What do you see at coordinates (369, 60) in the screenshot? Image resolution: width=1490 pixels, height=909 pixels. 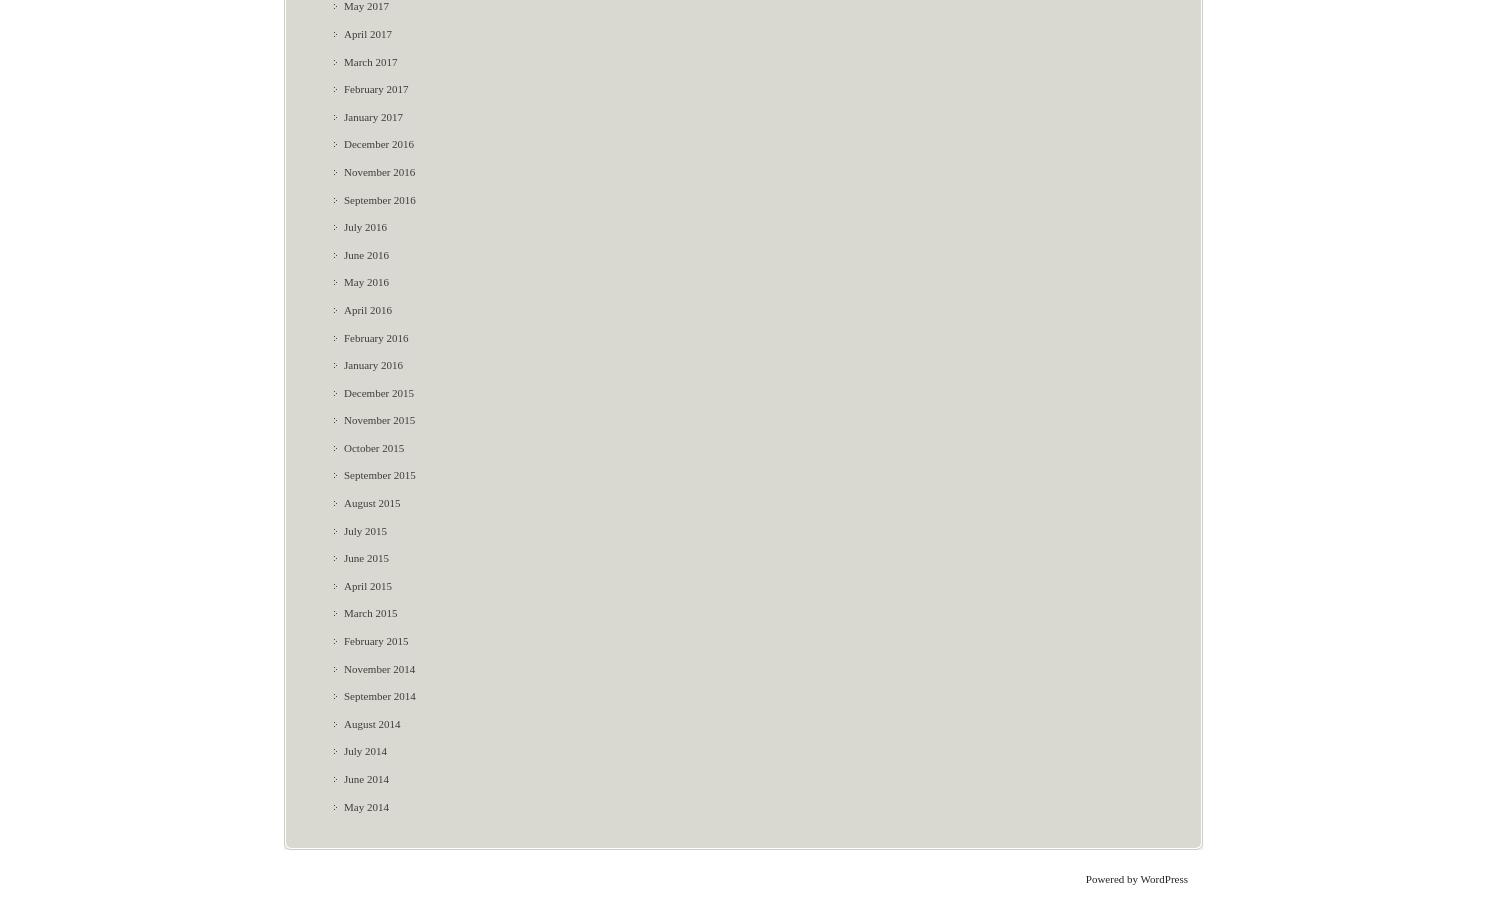 I see `'March 2017'` at bounding box center [369, 60].